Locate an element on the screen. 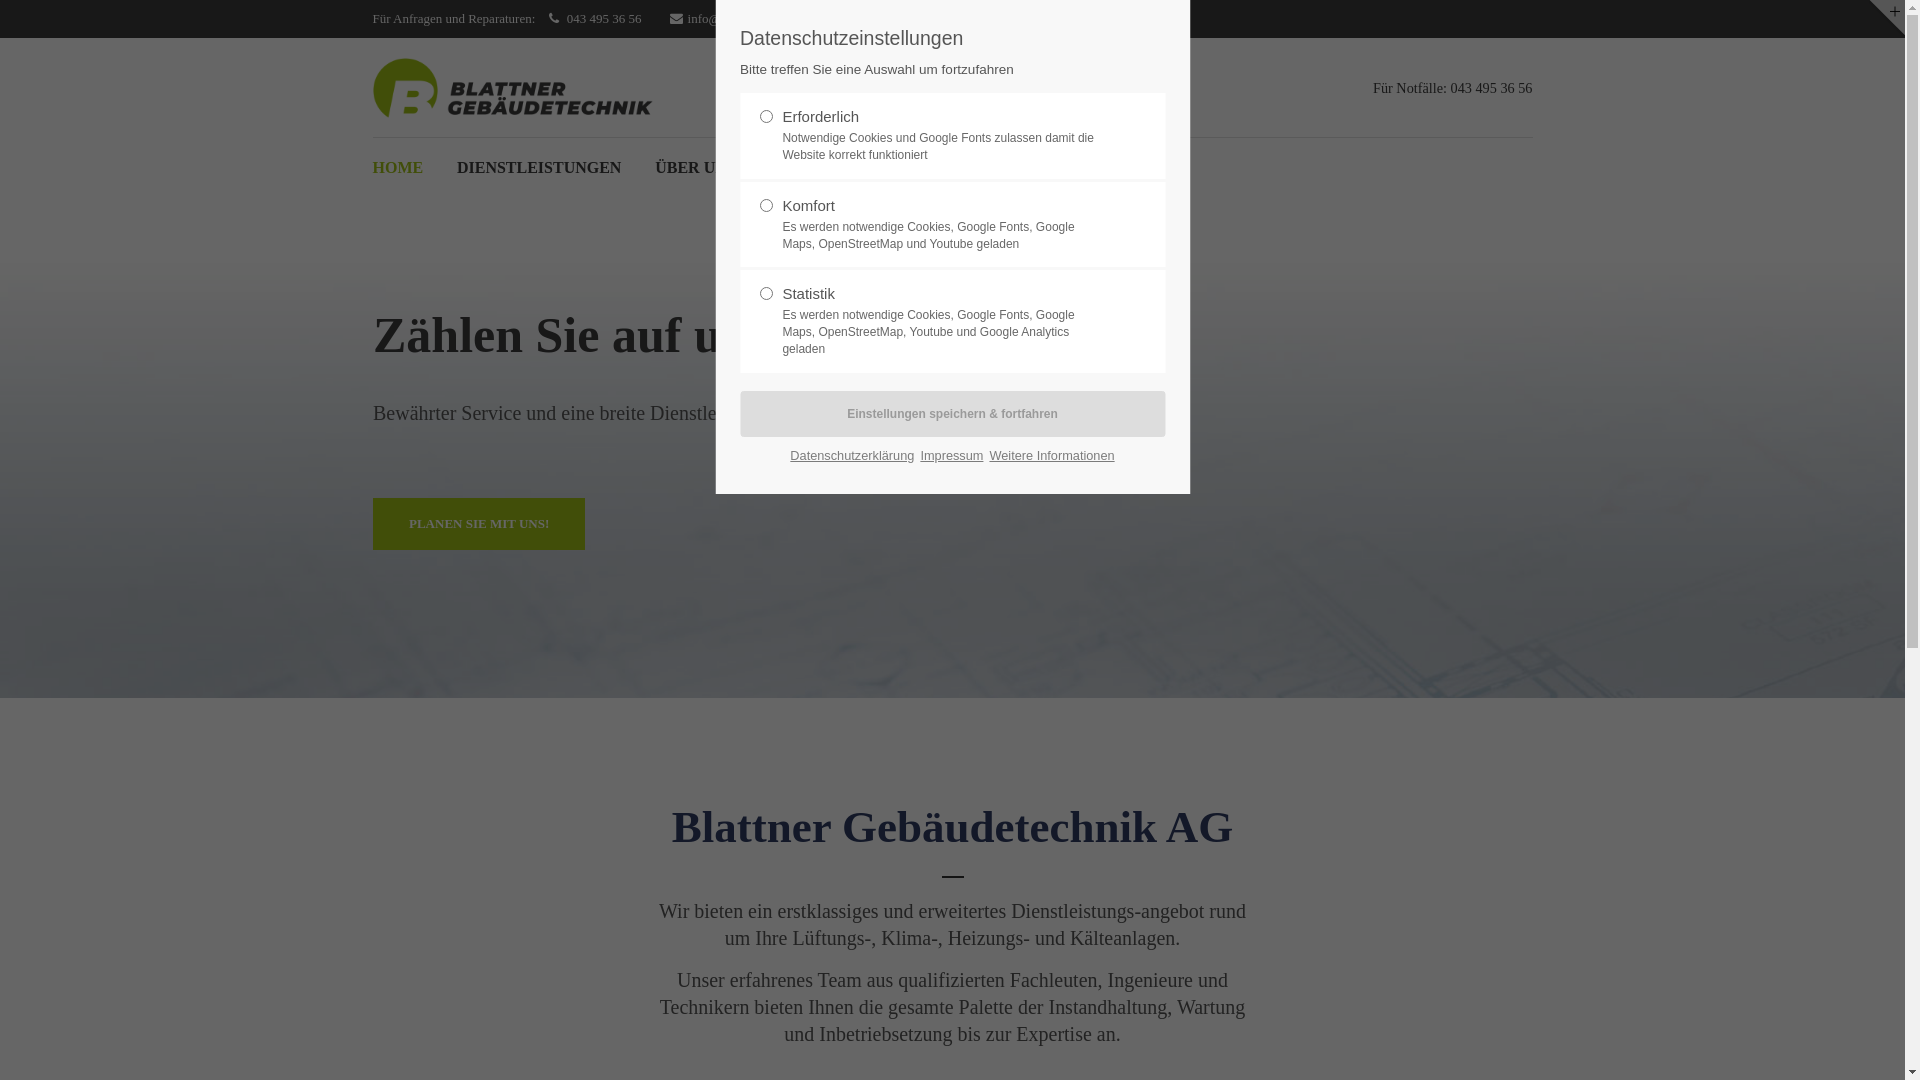 The width and height of the screenshot is (1920, 1080). 'HOME' is located at coordinates (397, 167).